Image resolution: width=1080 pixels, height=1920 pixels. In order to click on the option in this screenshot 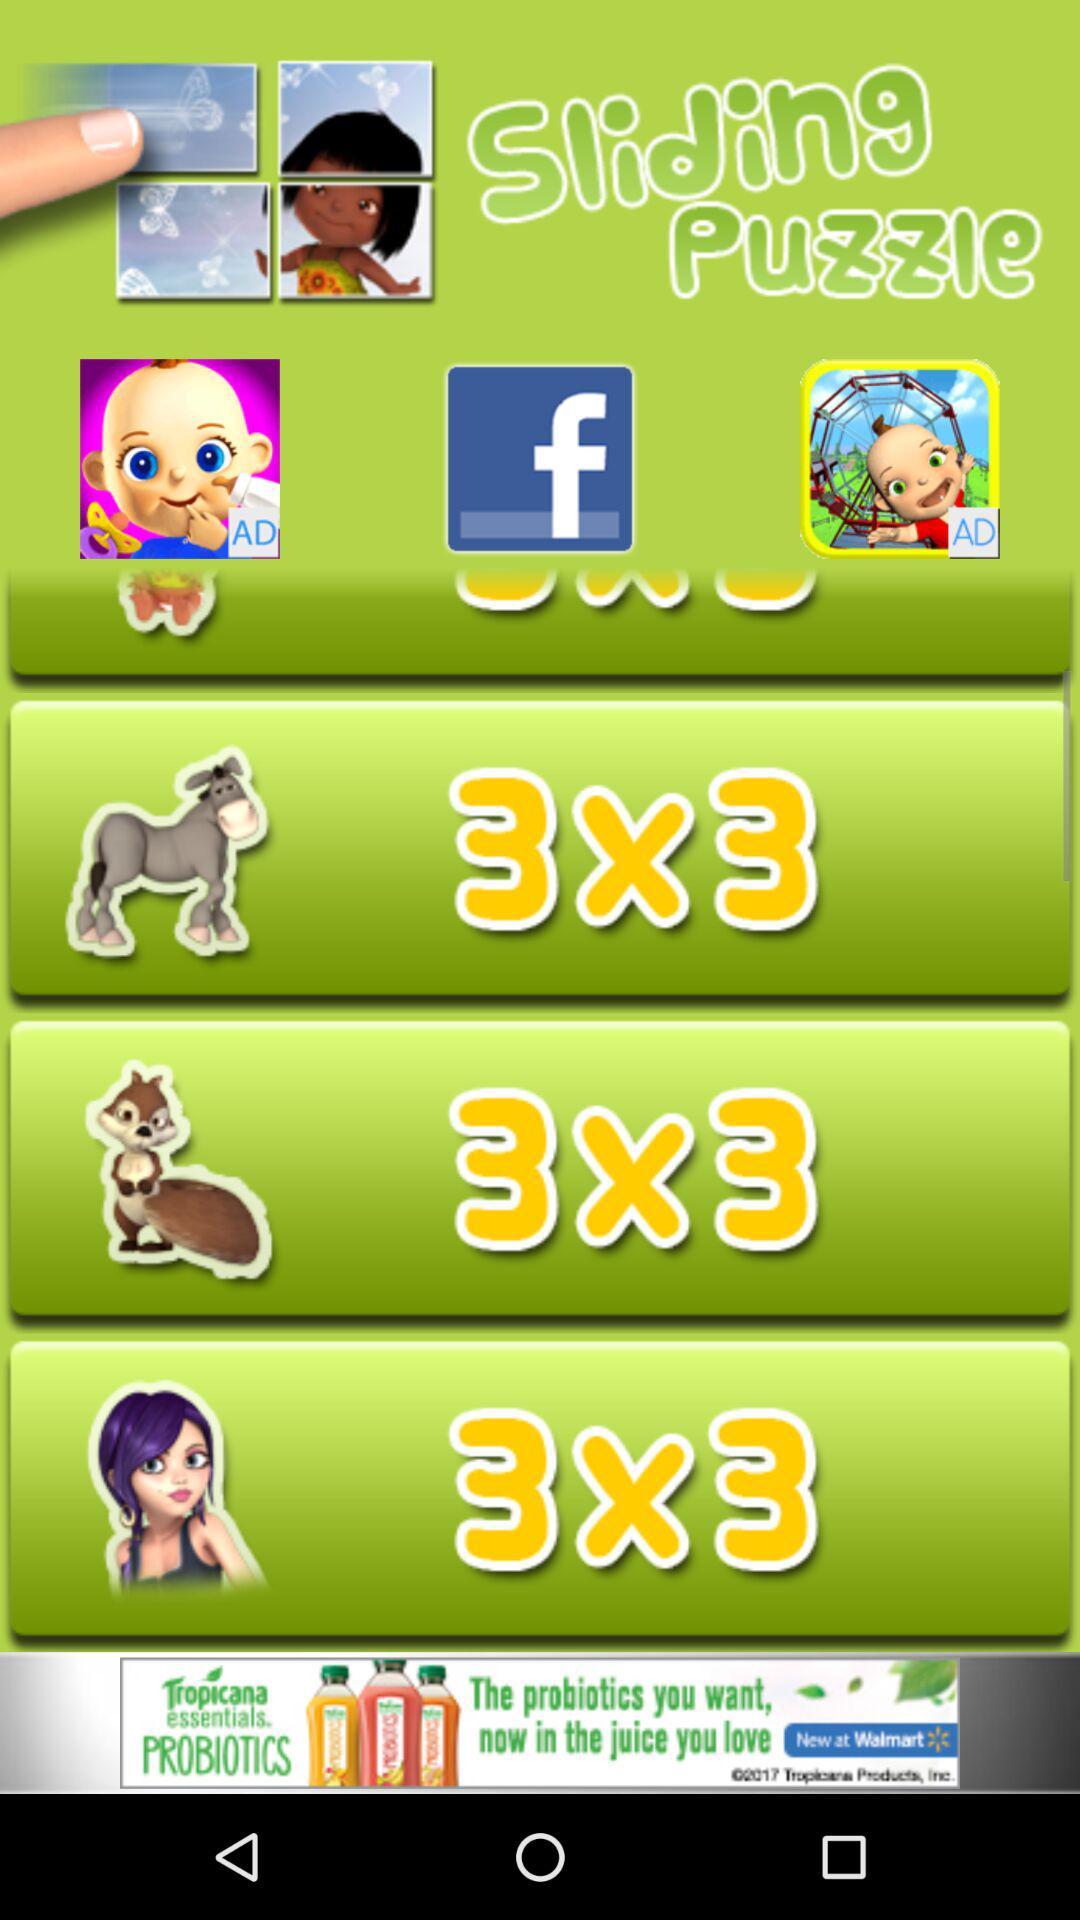, I will do `click(540, 1722)`.